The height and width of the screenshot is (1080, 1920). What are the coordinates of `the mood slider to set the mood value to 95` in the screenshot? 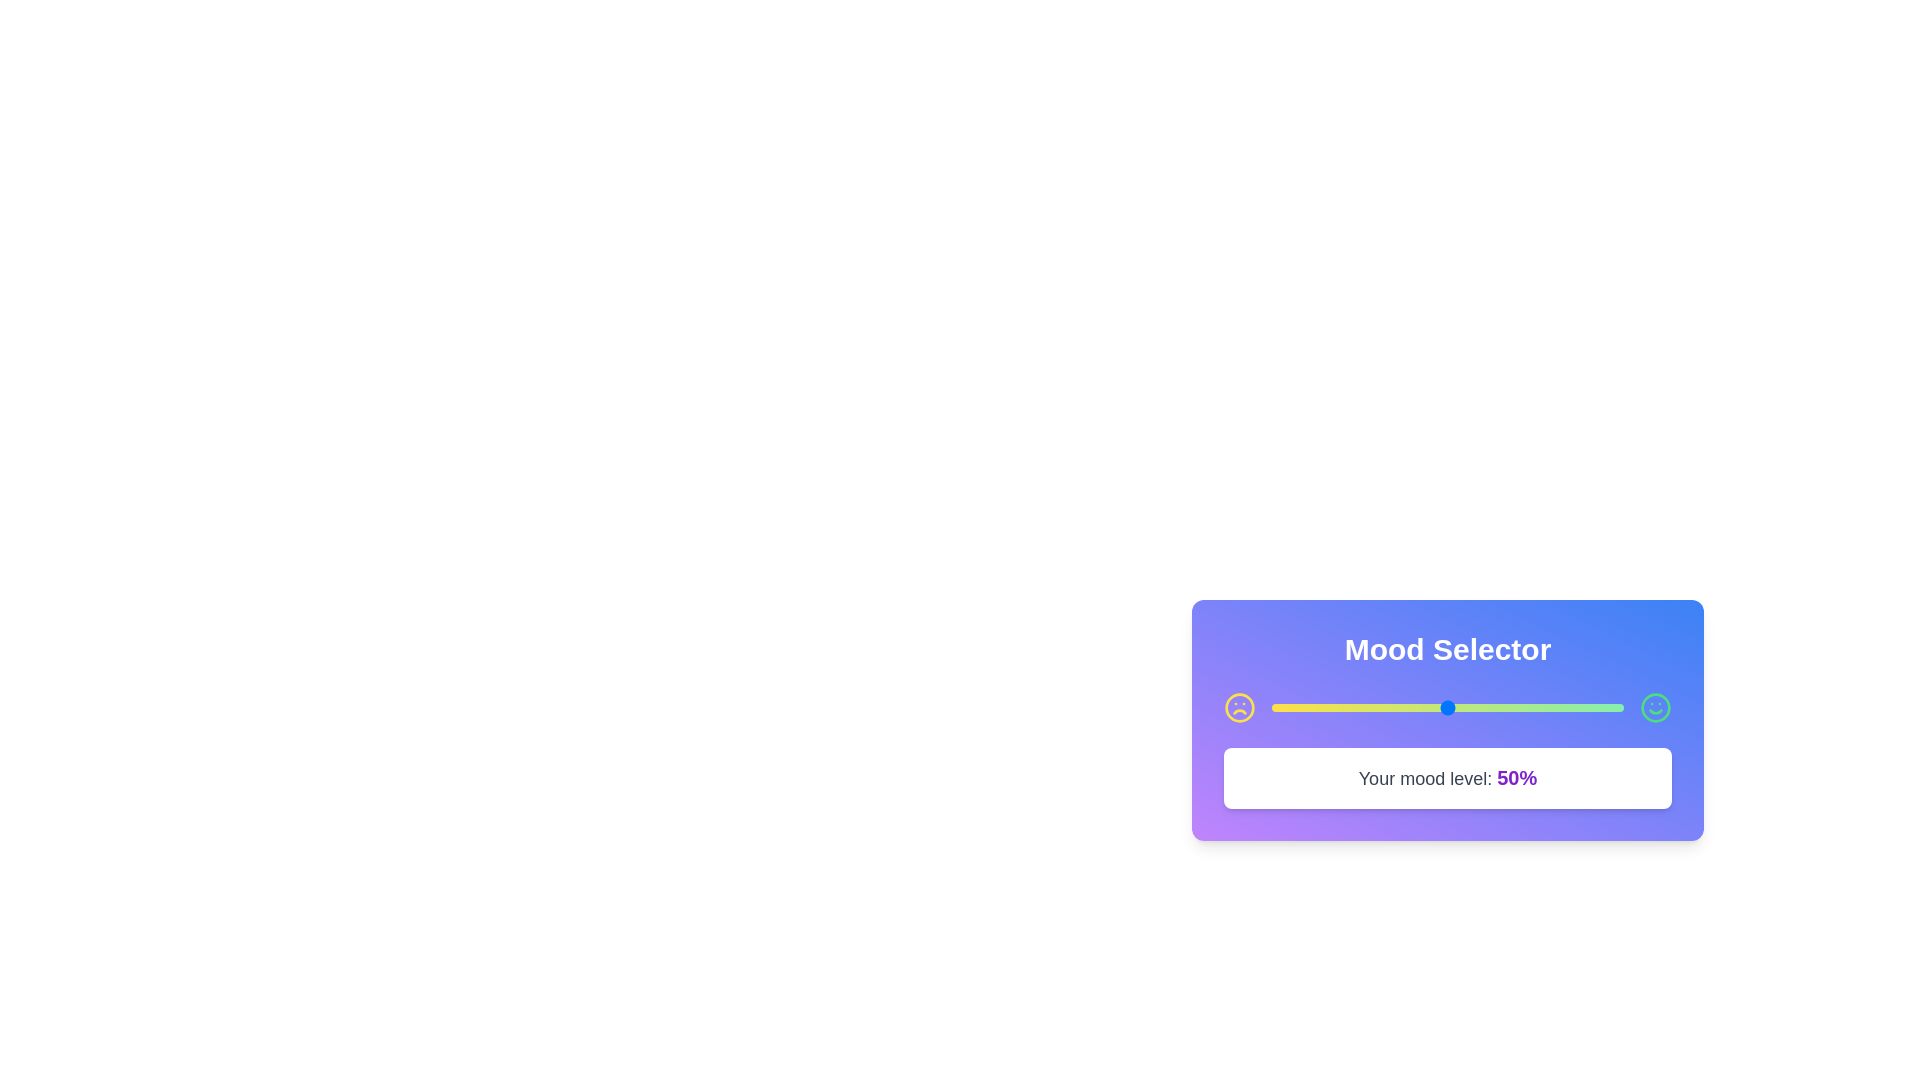 It's located at (1606, 707).